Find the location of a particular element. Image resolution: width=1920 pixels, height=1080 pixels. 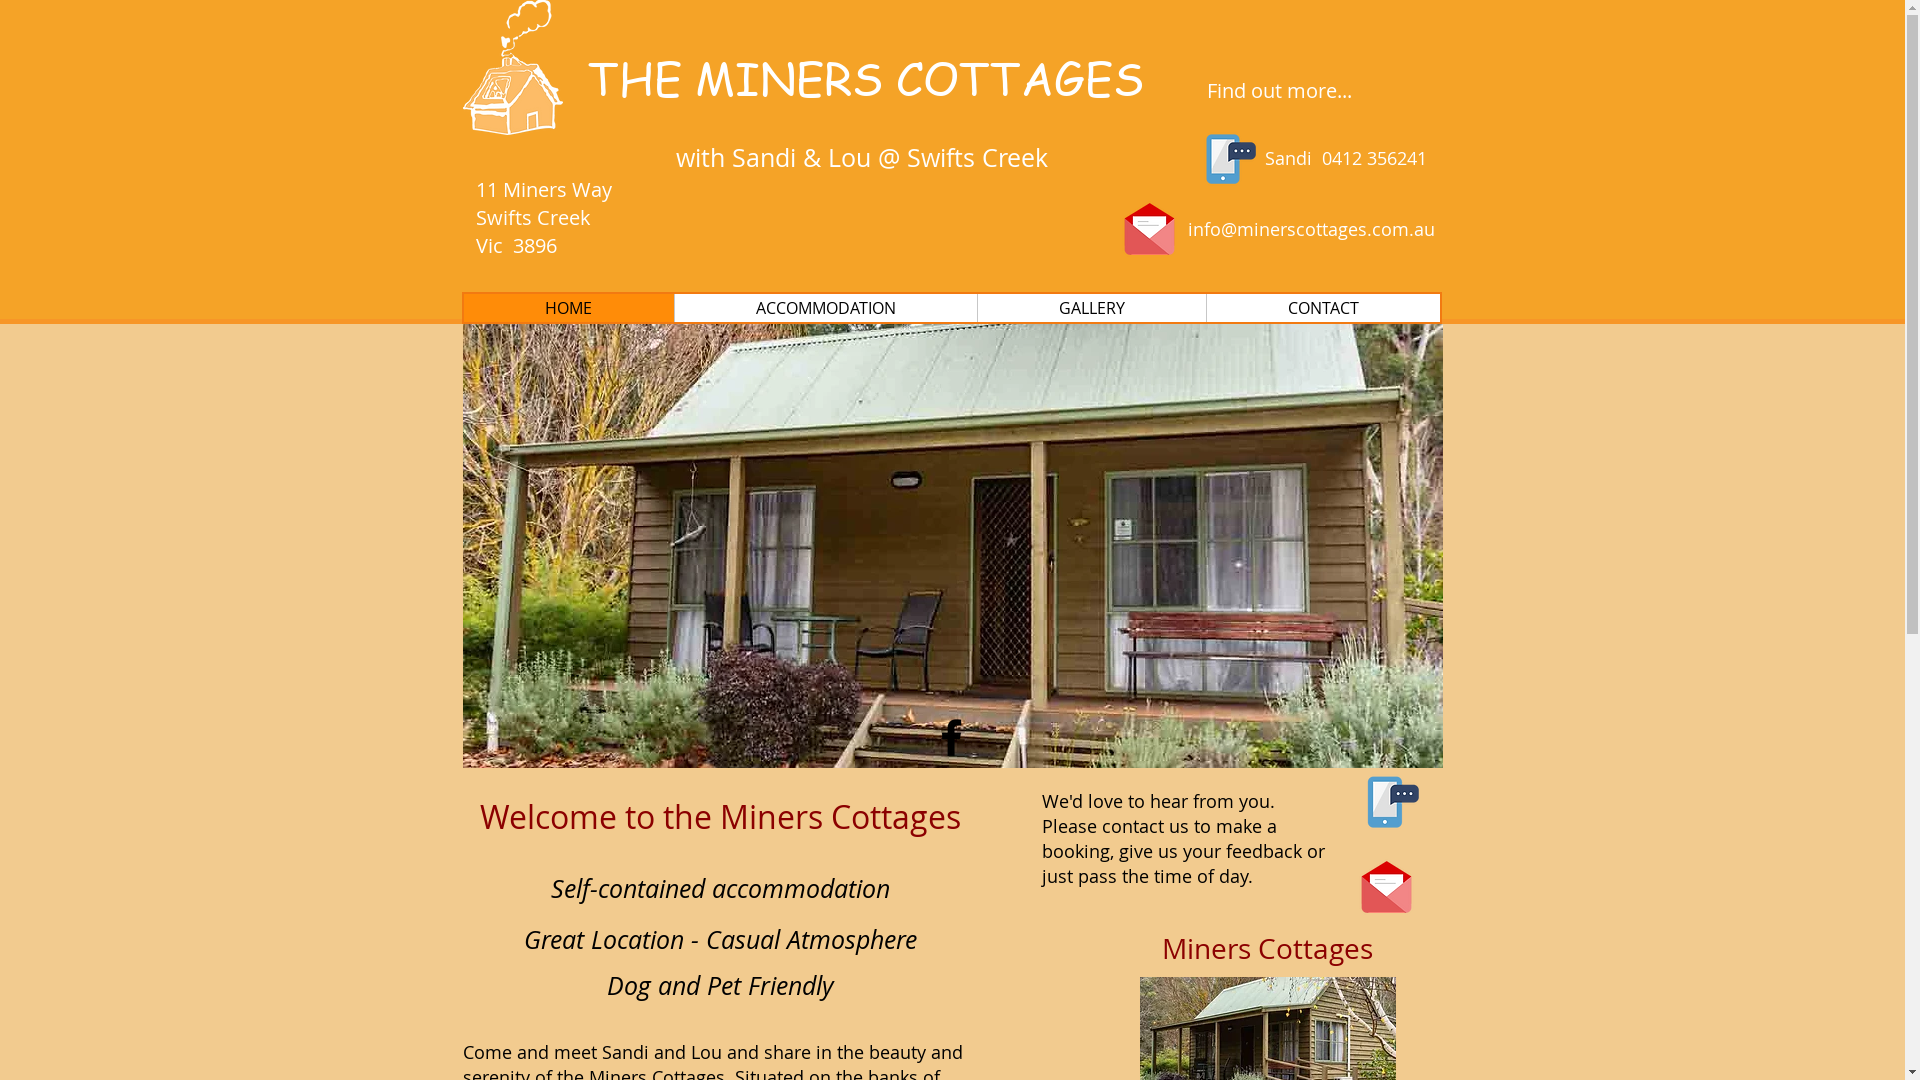

'HOME' is located at coordinates (568, 308).